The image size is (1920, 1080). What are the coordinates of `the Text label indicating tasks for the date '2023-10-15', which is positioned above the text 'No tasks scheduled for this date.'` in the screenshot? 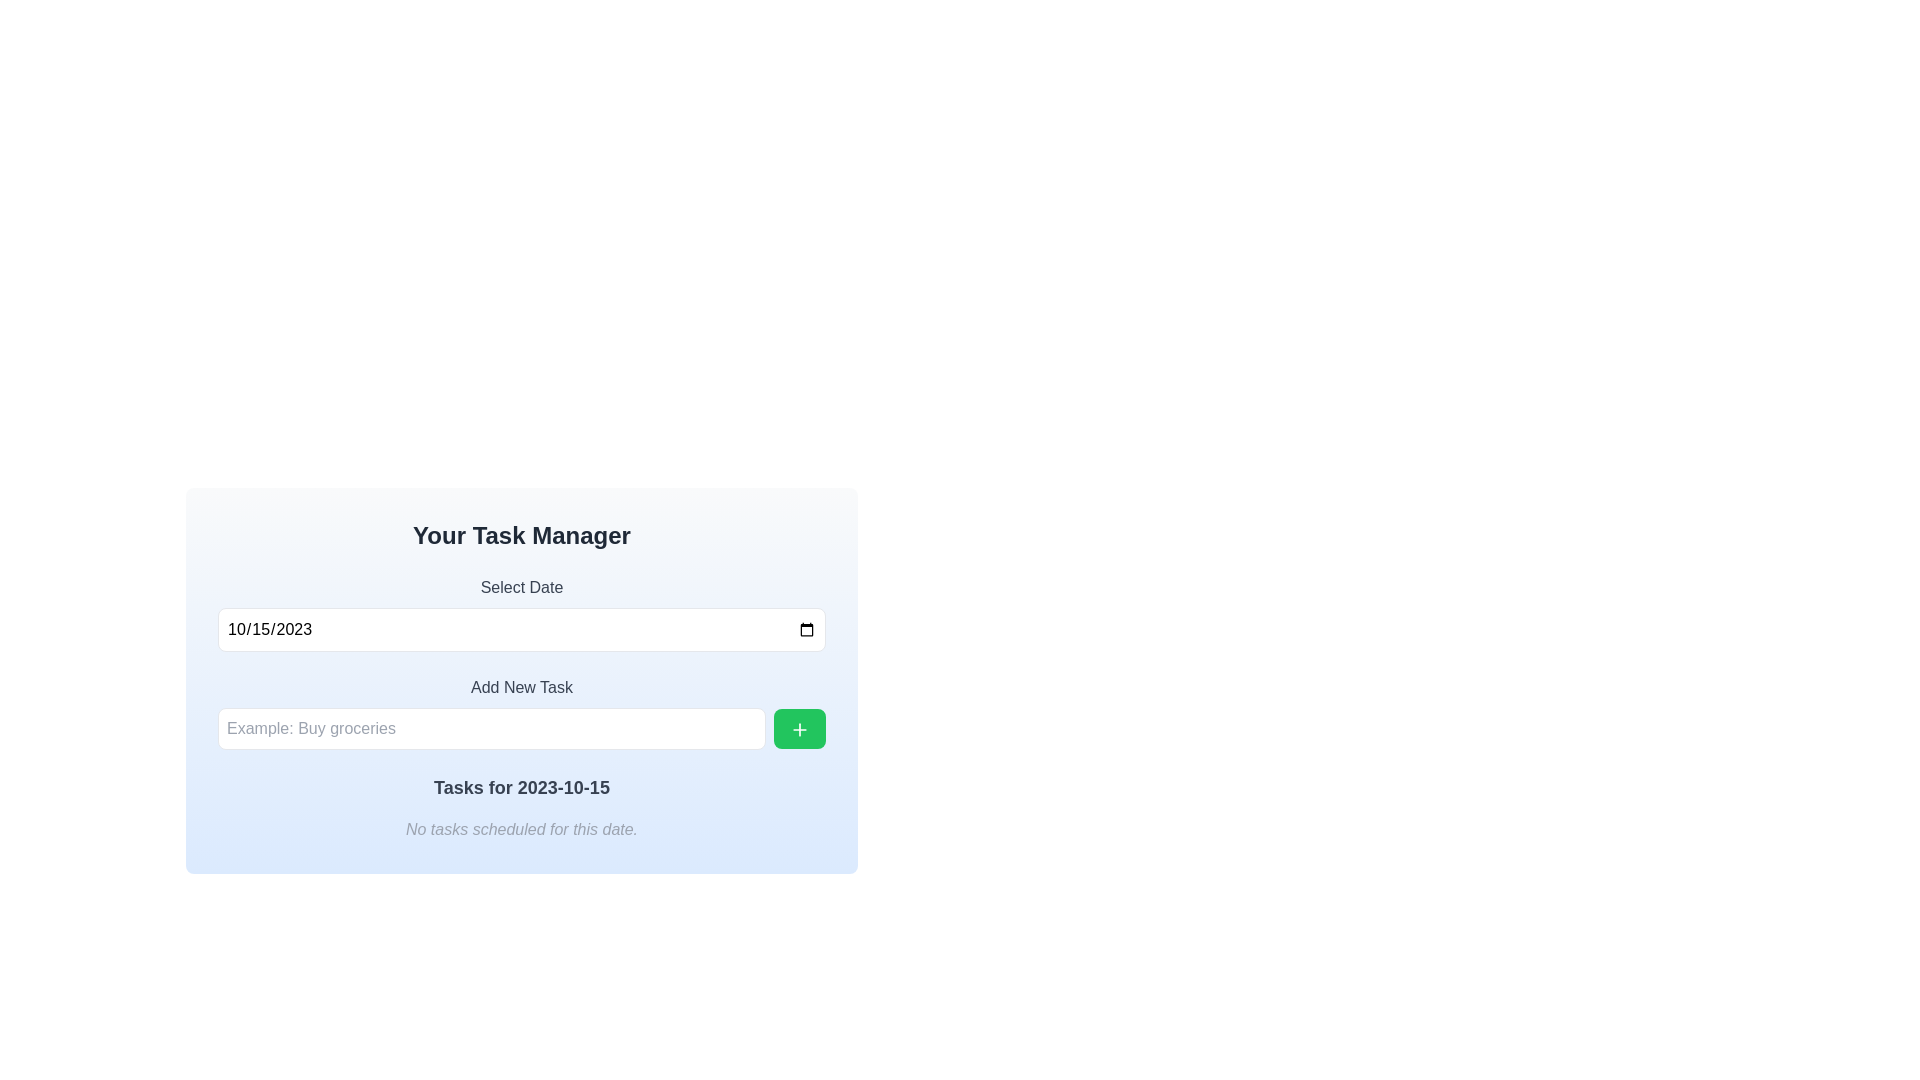 It's located at (522, 786).